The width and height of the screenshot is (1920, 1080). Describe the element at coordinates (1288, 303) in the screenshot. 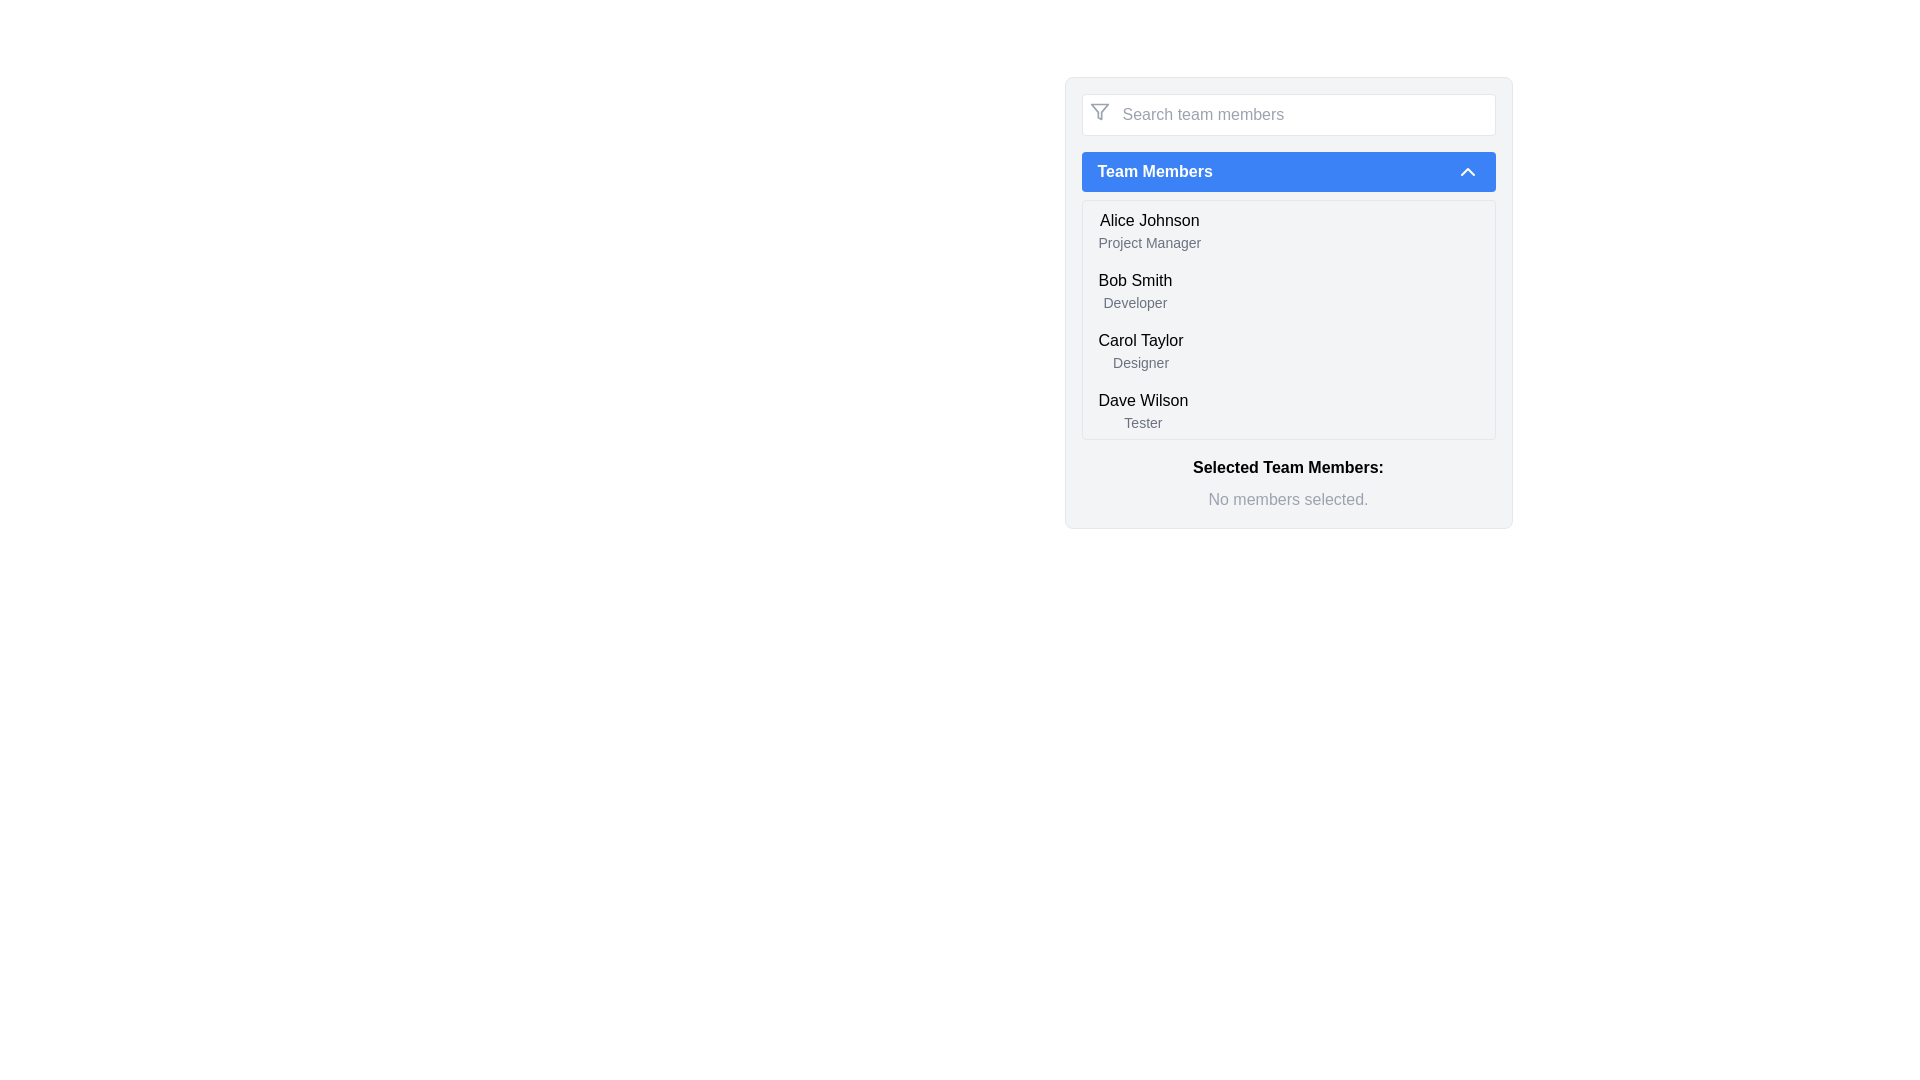

I see `the text label displaying 'Bob Smith, Developer' which is the second item in the team members list by clicking on its center point` at that location.